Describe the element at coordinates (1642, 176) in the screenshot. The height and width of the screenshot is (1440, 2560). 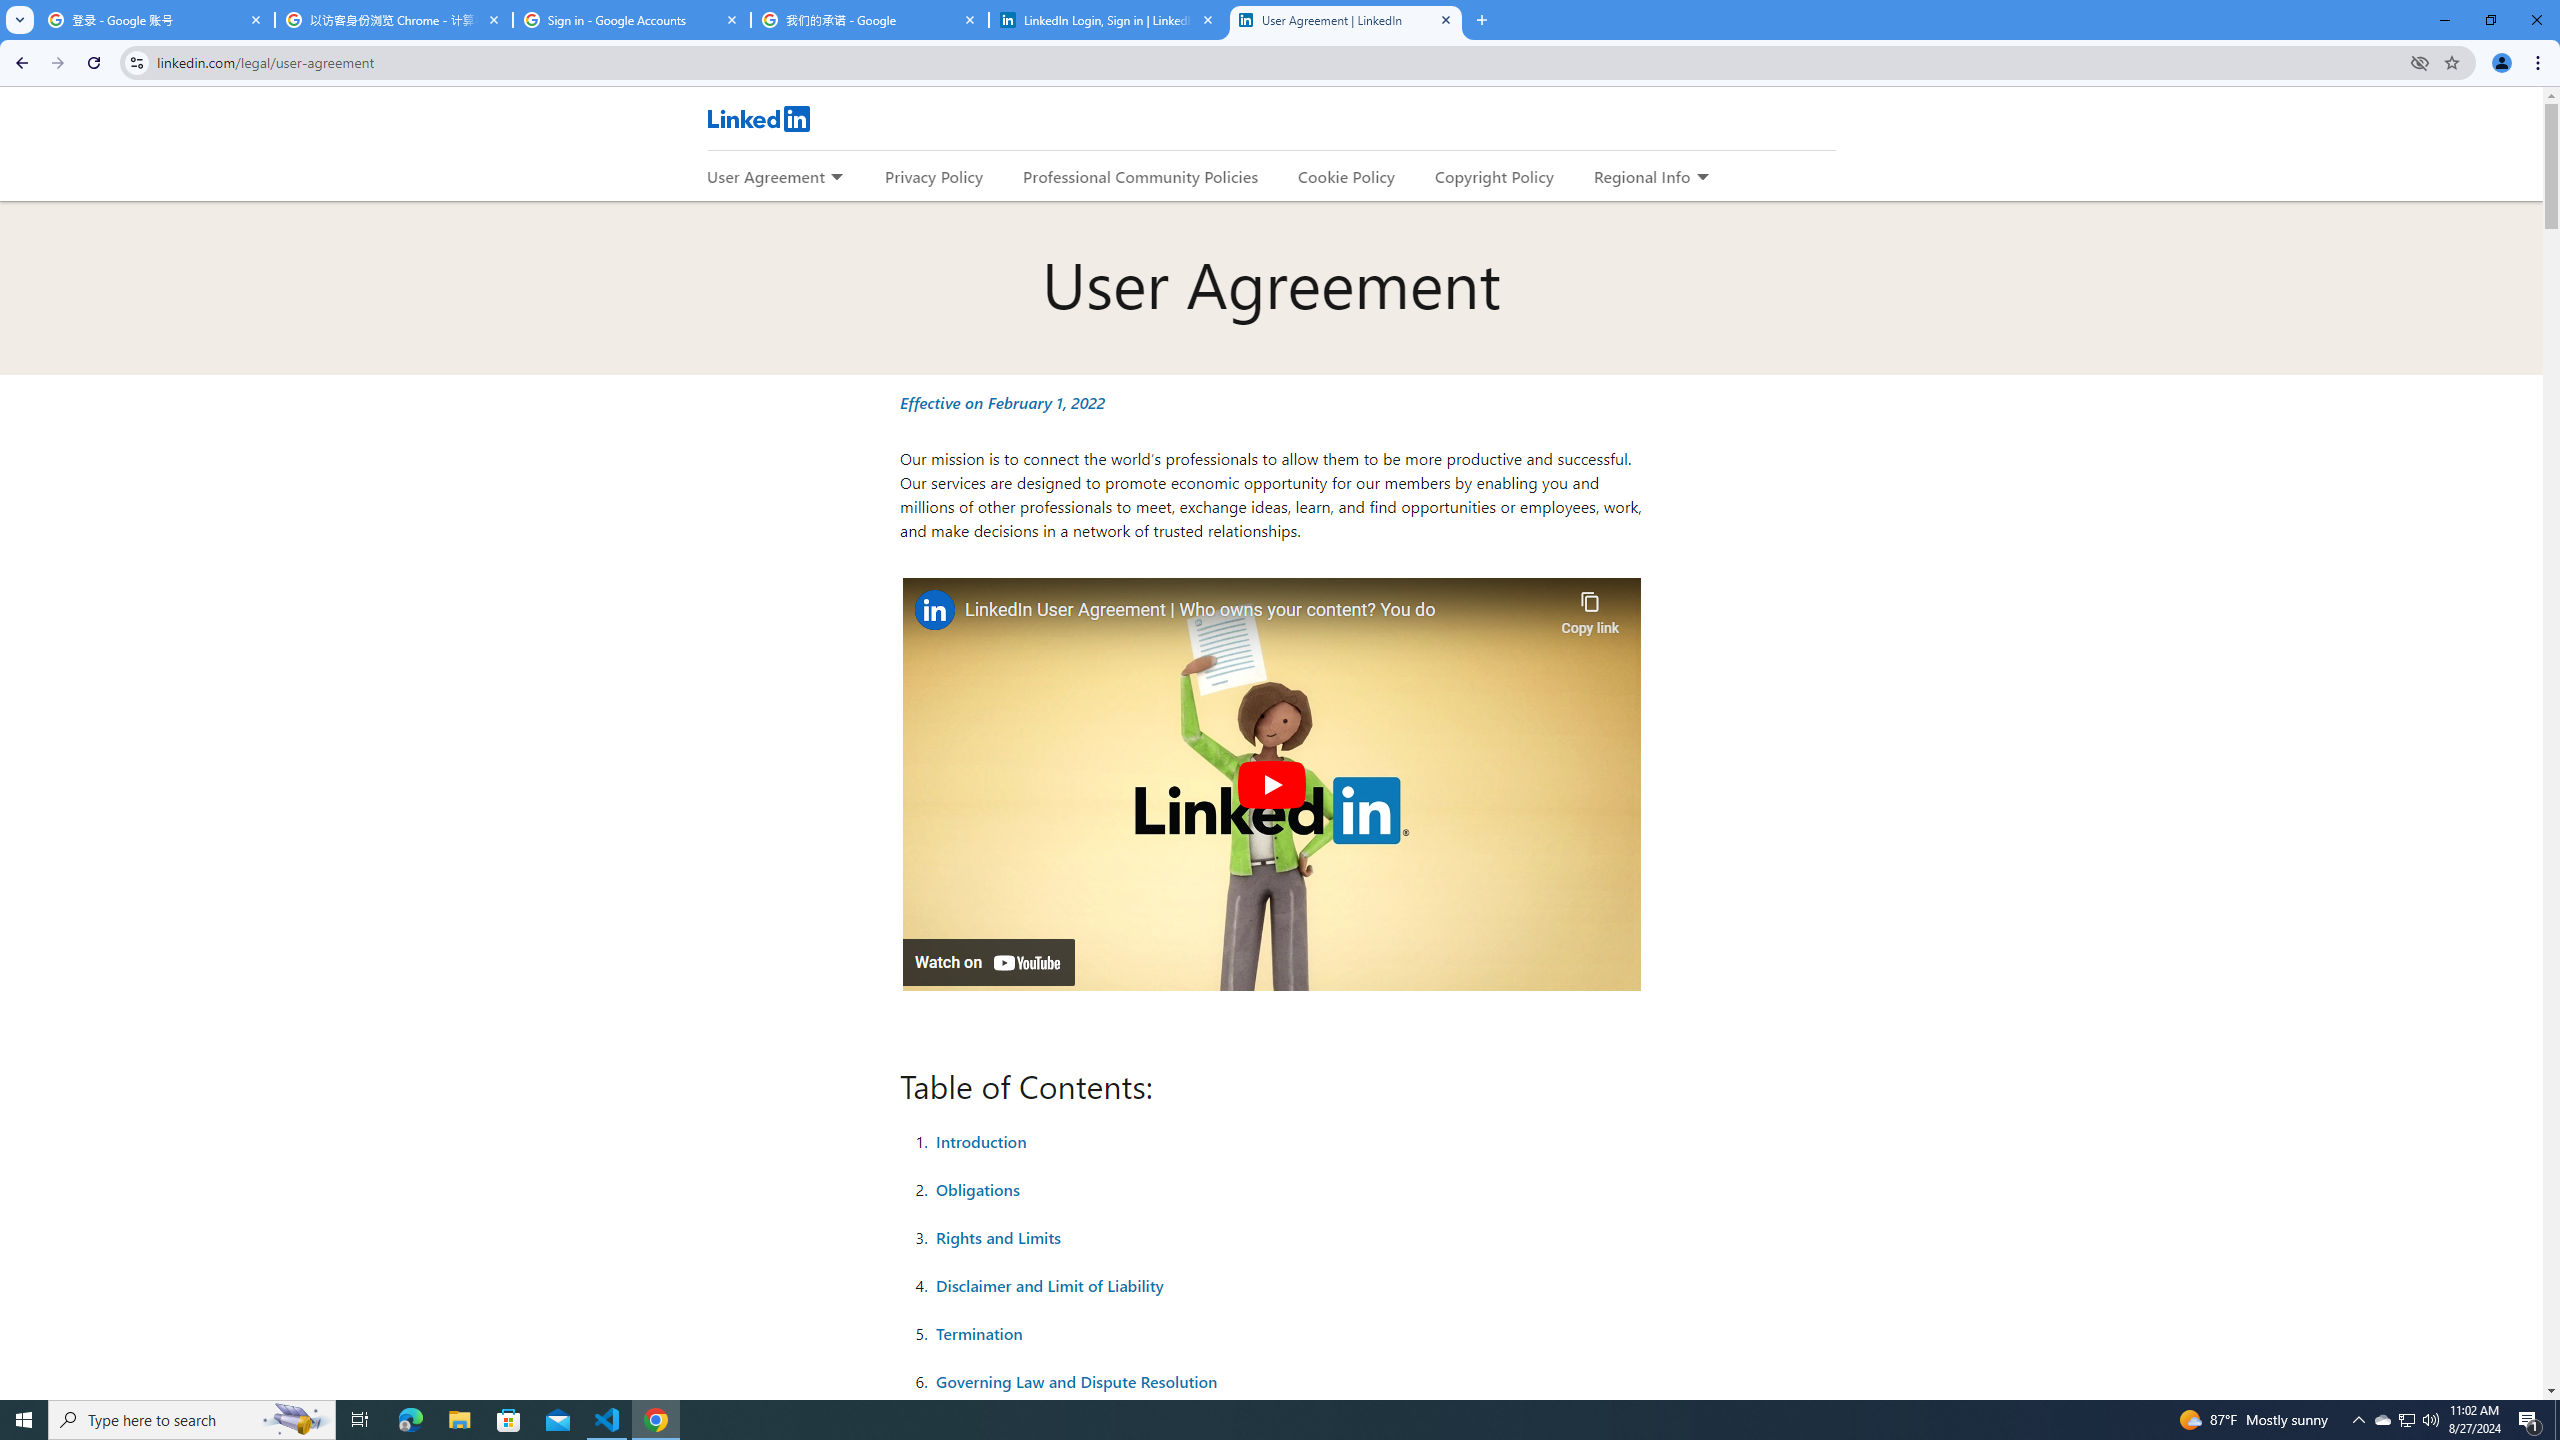
I see `'Regional Info'` at that location.